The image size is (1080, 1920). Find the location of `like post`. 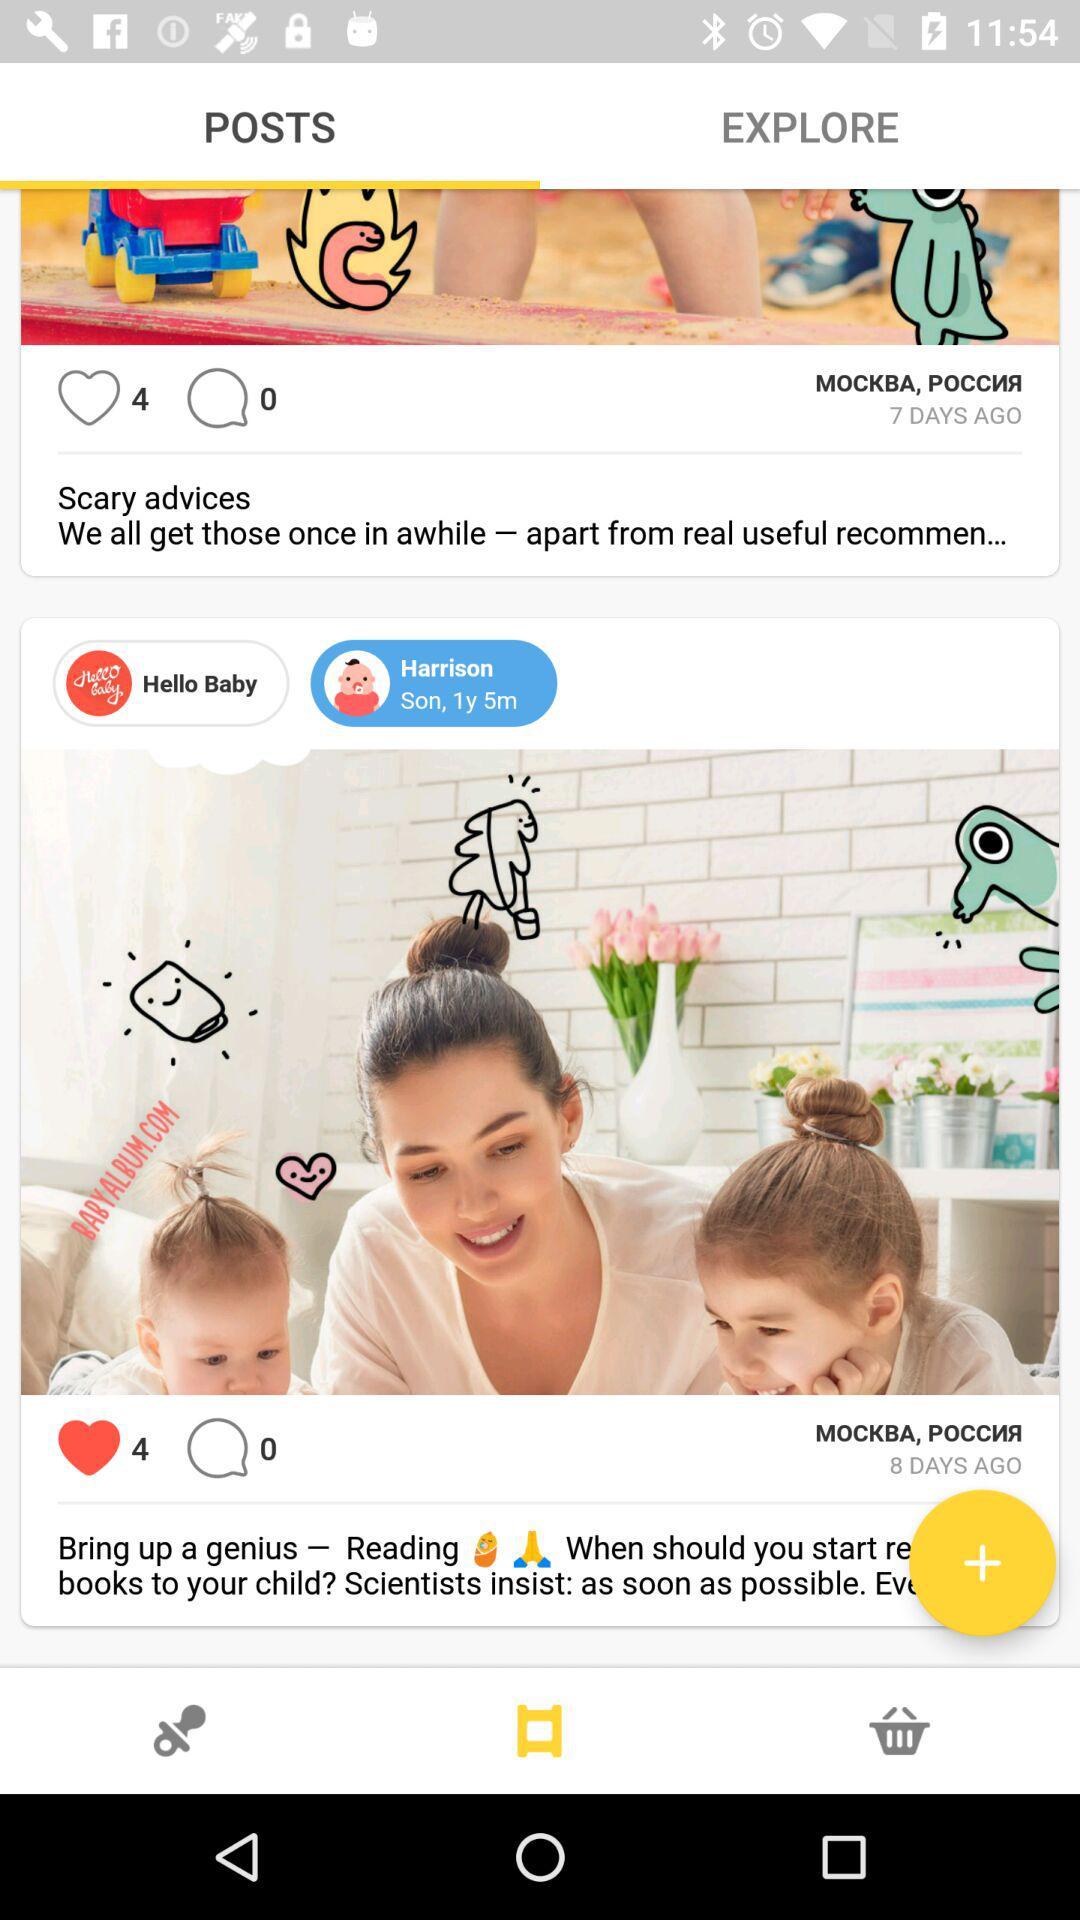

like post is located at coordinates (88, 398).